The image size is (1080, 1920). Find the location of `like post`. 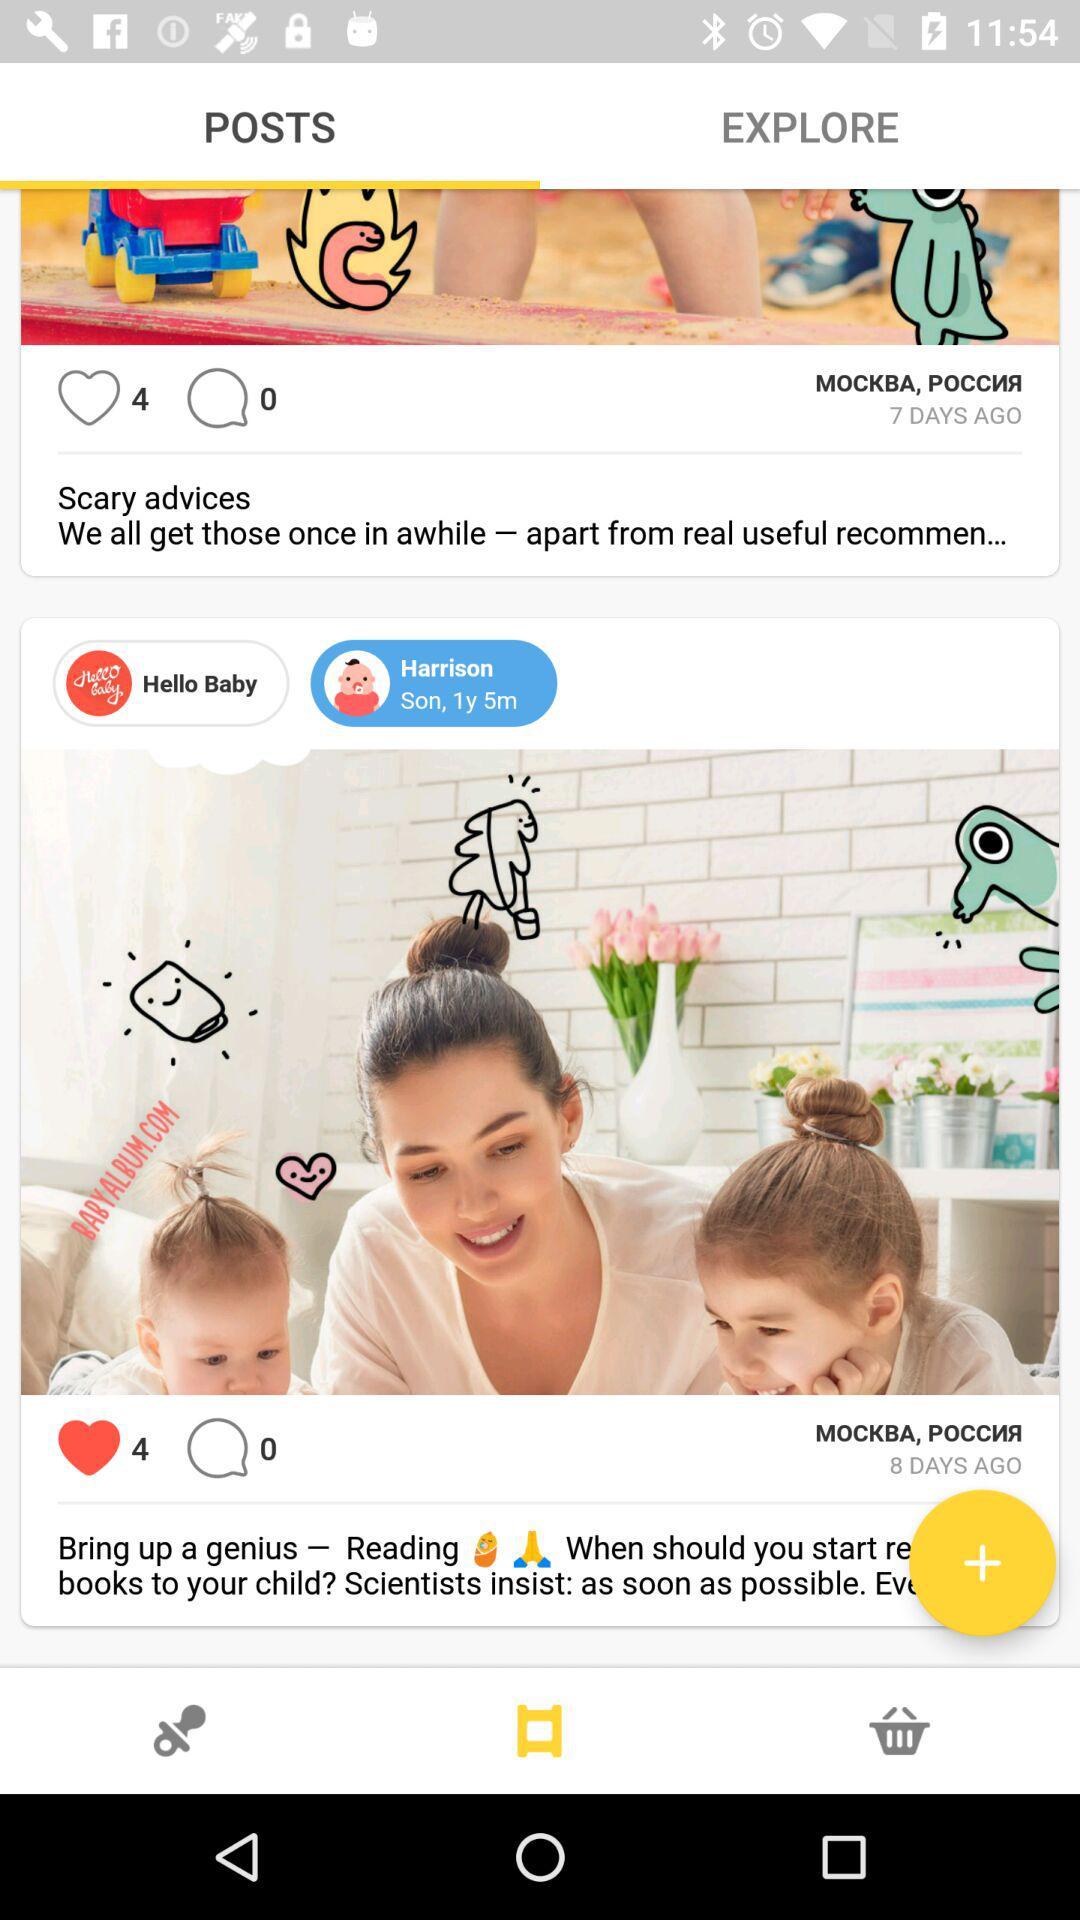

like post is located at coordinates (88, 398).